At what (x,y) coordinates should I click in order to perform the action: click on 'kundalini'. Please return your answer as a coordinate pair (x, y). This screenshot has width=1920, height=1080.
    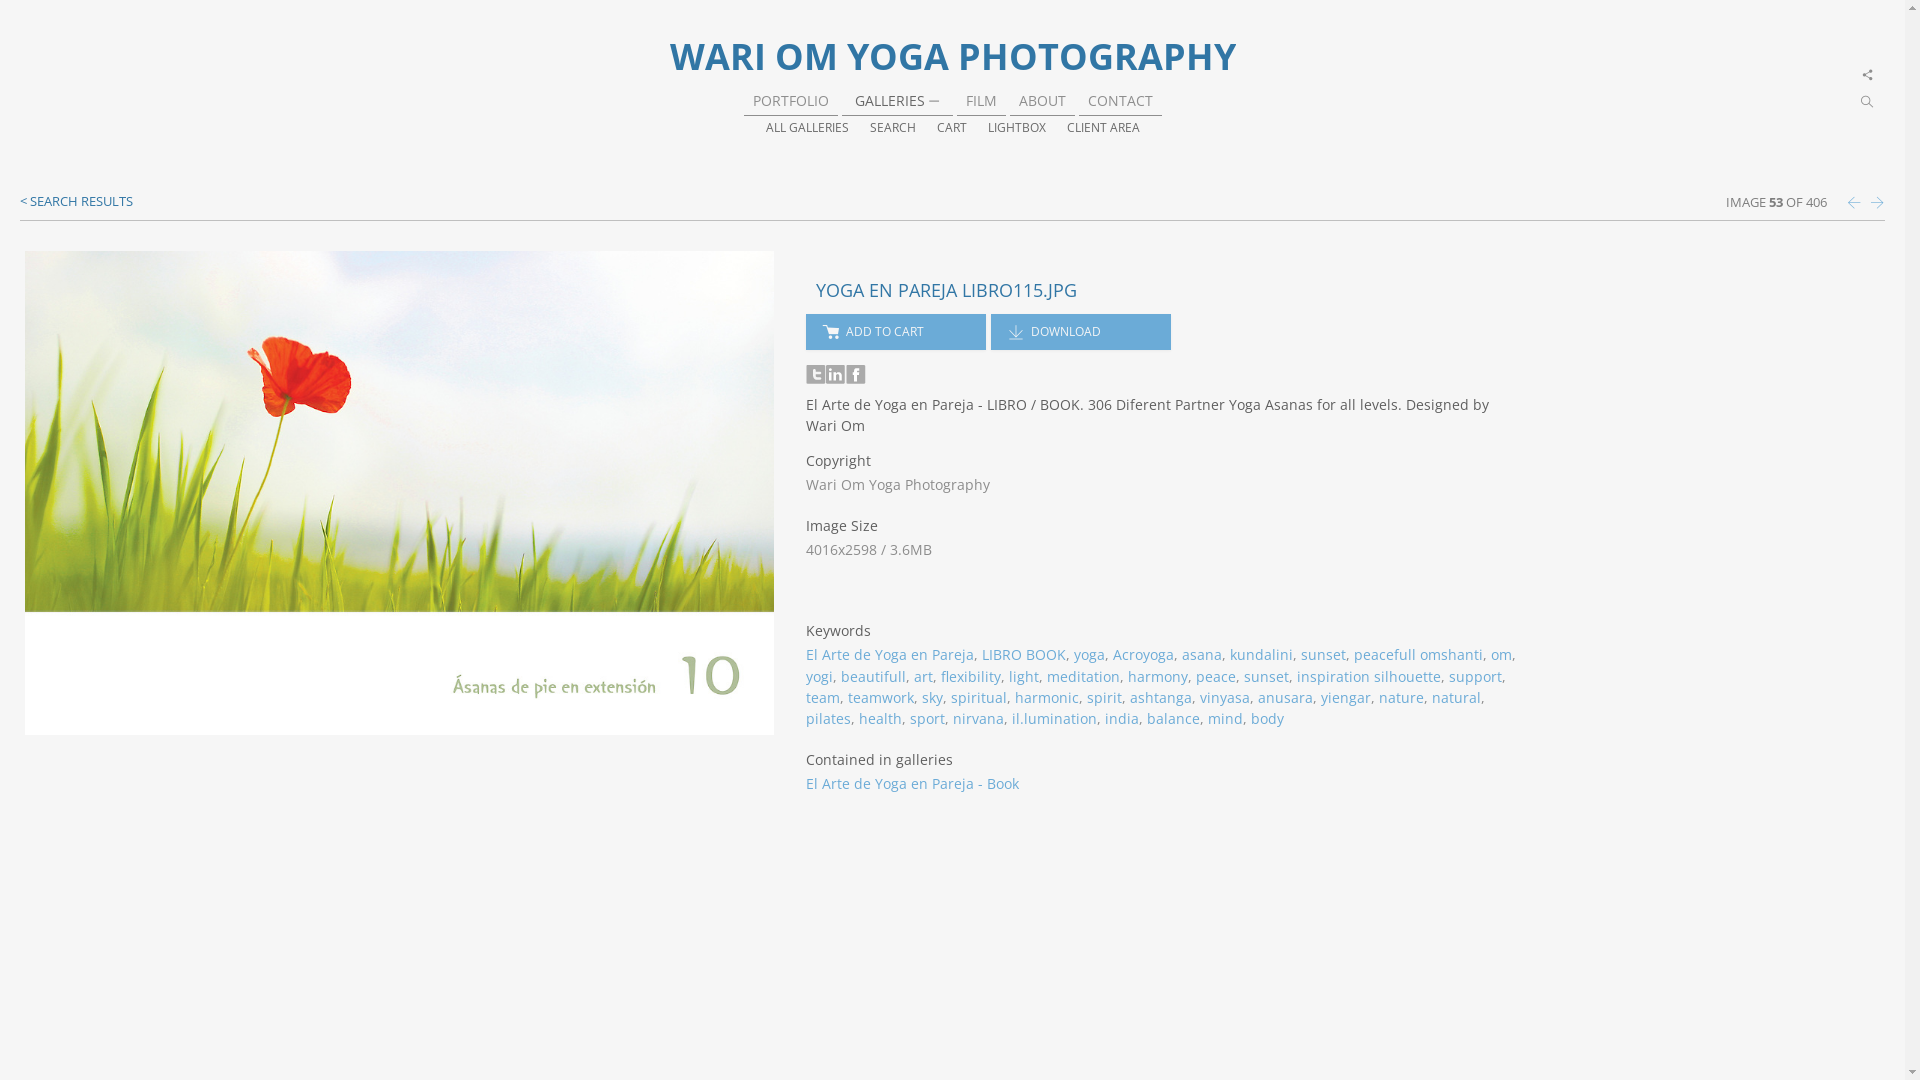
    Looking at the image, I should click on (1260, 654).